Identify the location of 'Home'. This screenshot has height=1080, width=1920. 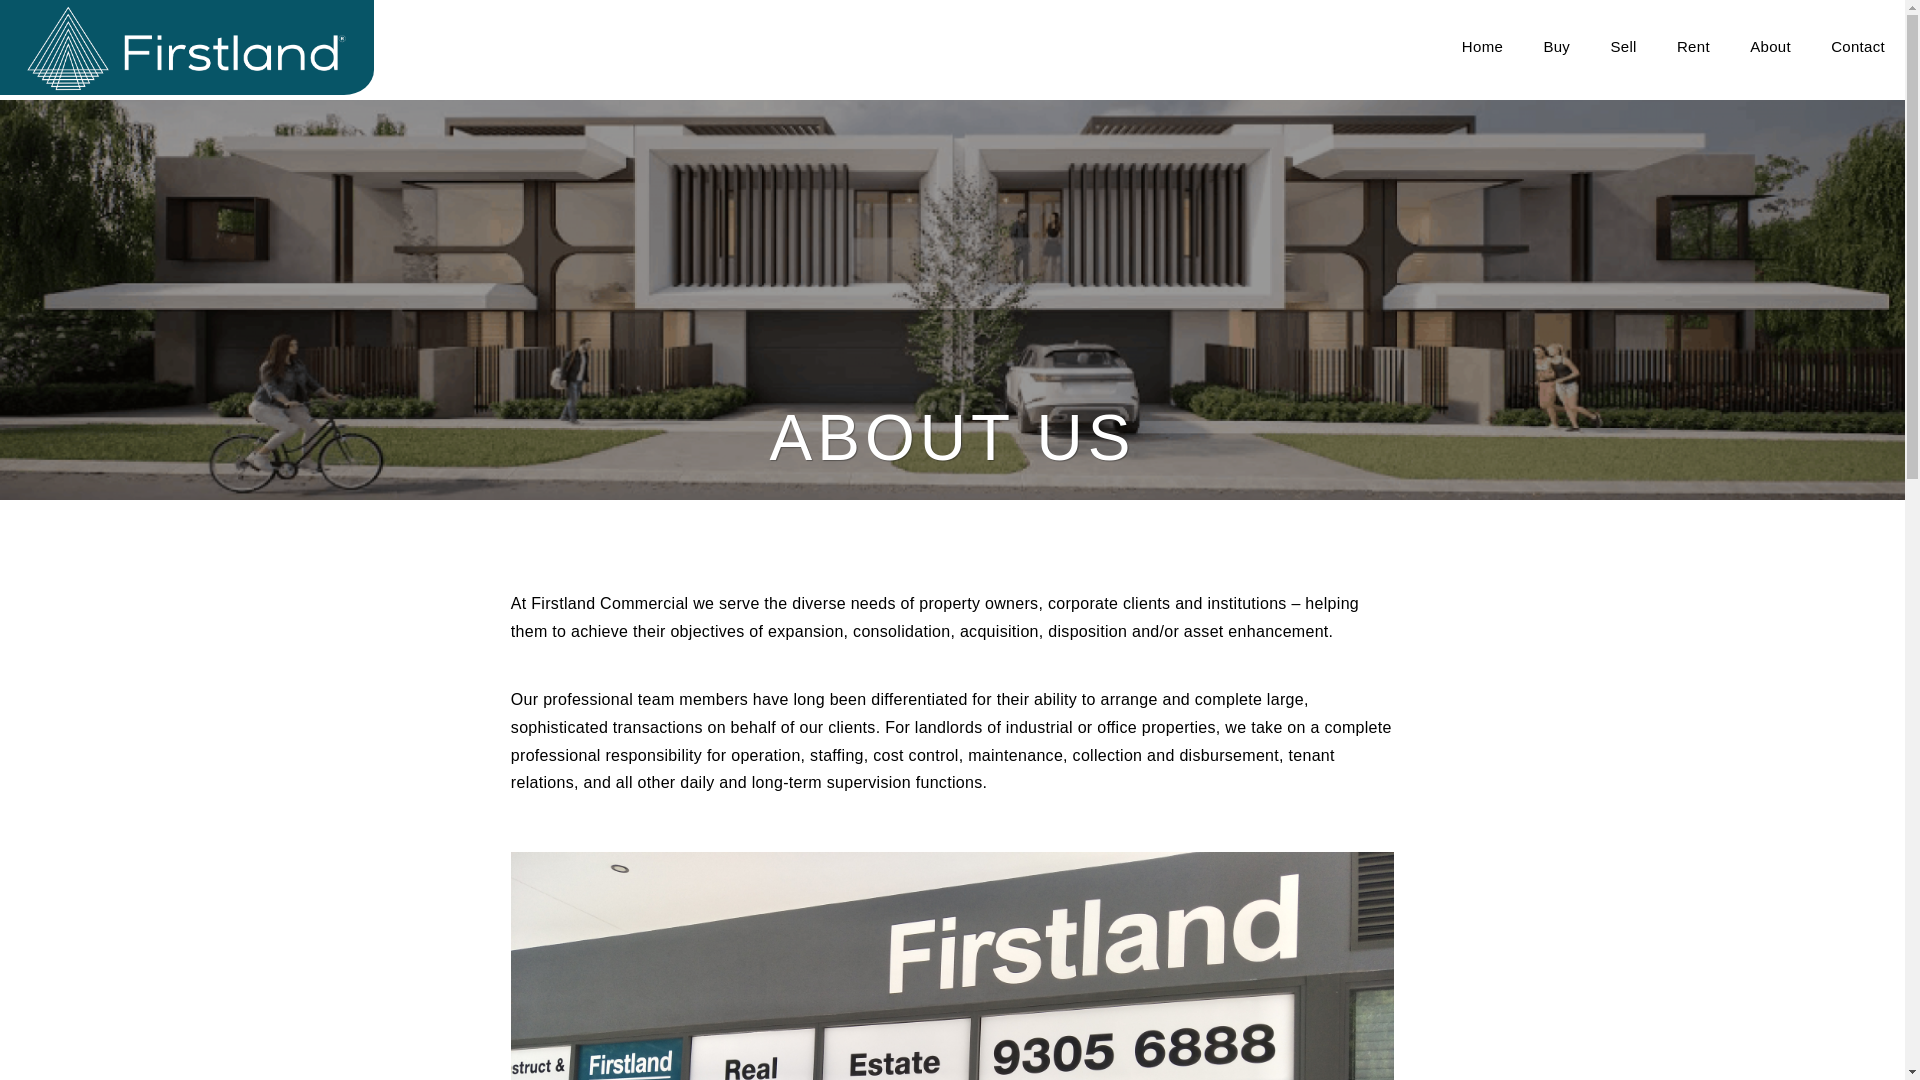
(1482, 45).